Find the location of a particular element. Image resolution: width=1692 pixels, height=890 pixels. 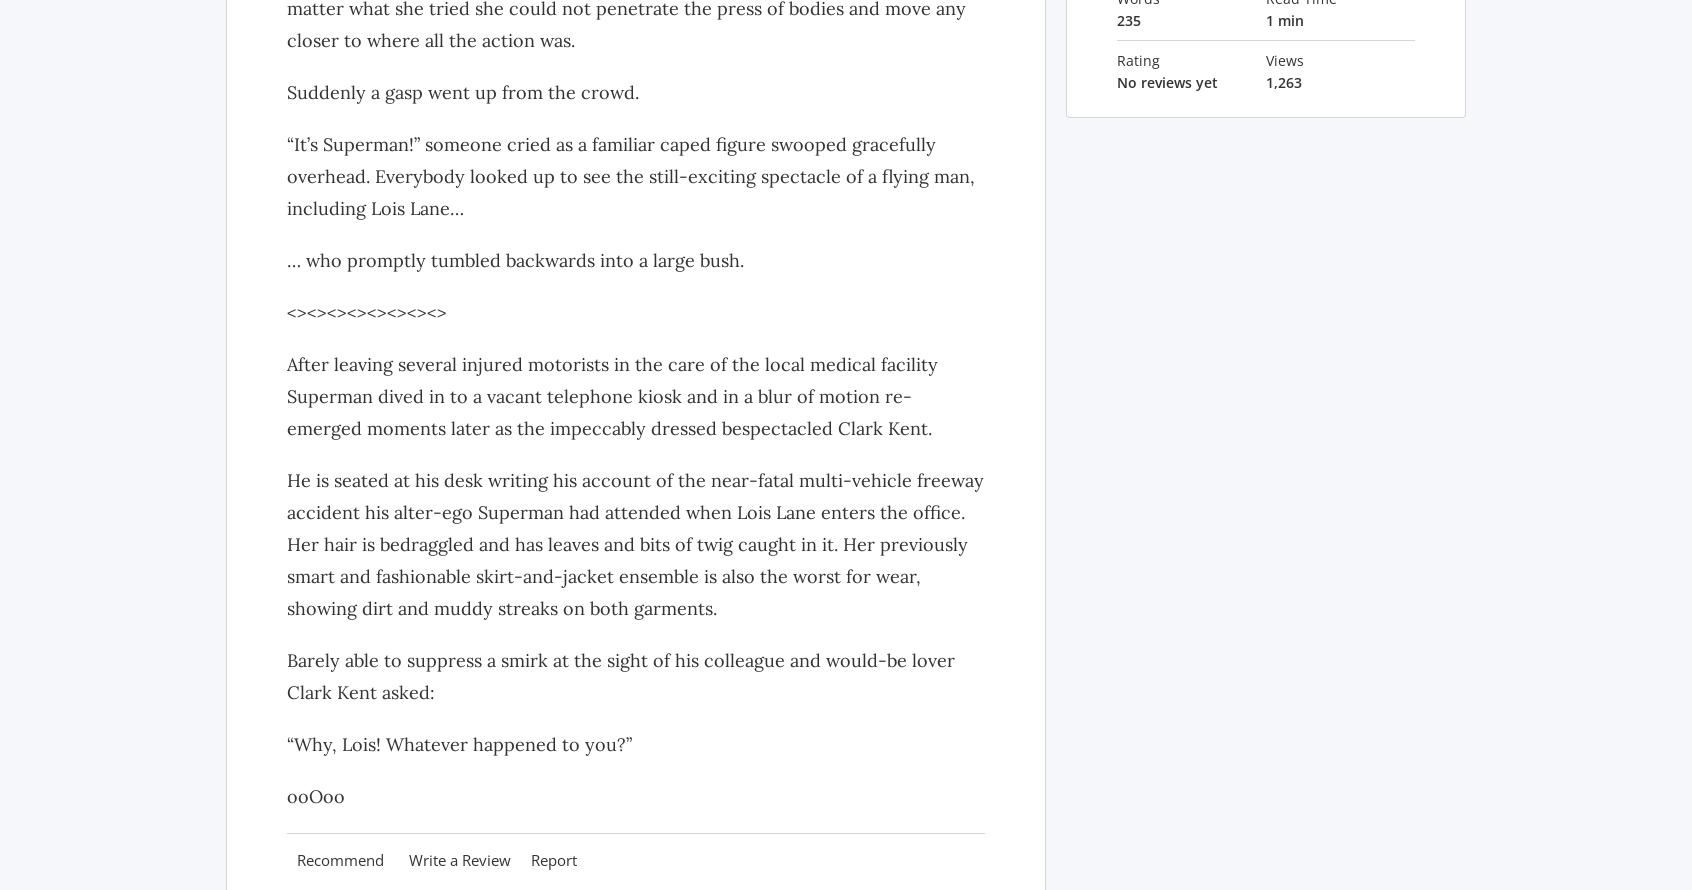

'“It’s Superman!” someone cried as a familiar caped figure swooped gracefully overhead. Everybody looked up to see the still-exciting spectacle of a flying man, including Lois Lane…' is located at coordinates (629, 175).